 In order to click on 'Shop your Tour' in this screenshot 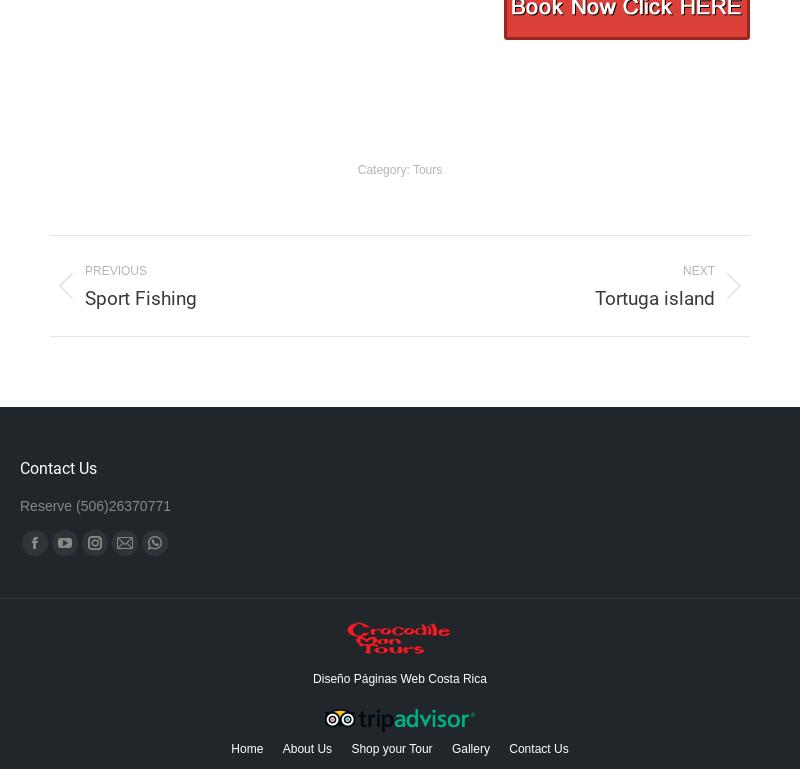, I will do `click(390, 748)`.